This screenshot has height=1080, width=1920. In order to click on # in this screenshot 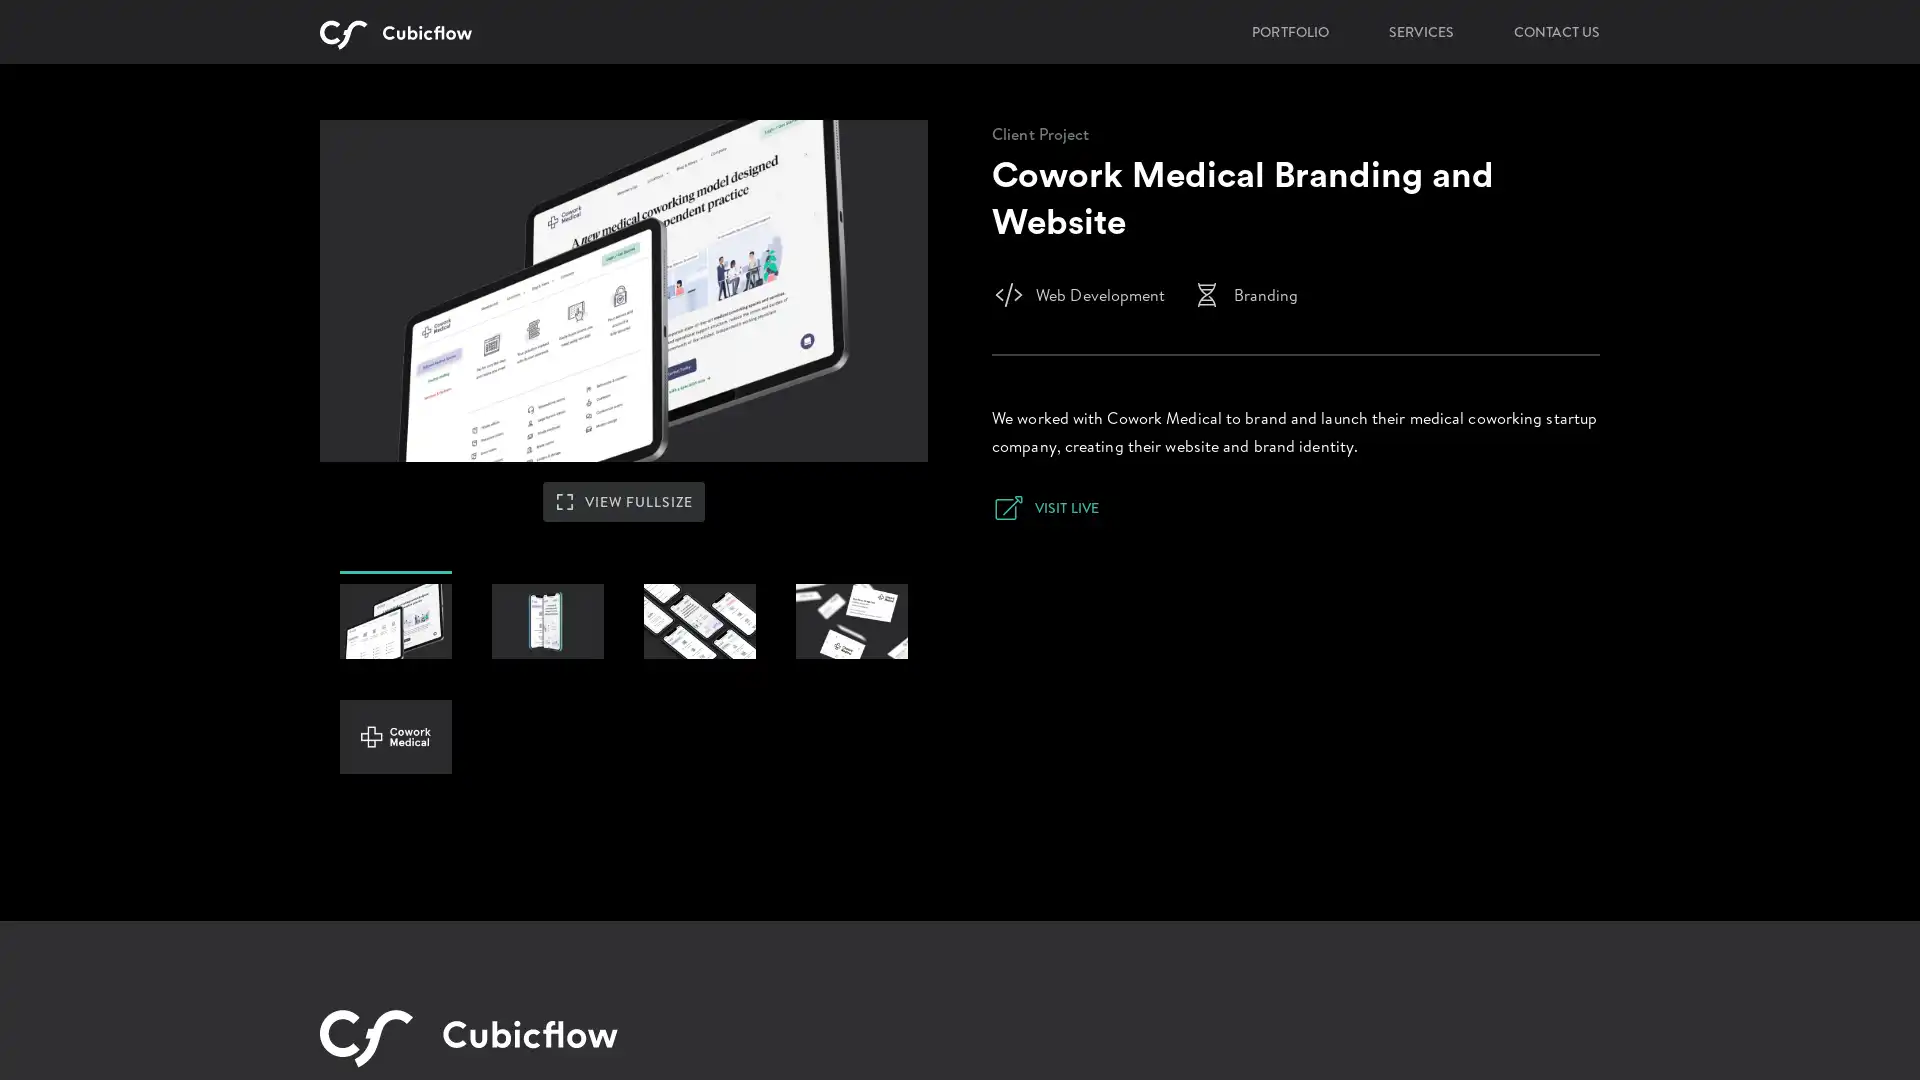, I will do `click(547, 689)`.